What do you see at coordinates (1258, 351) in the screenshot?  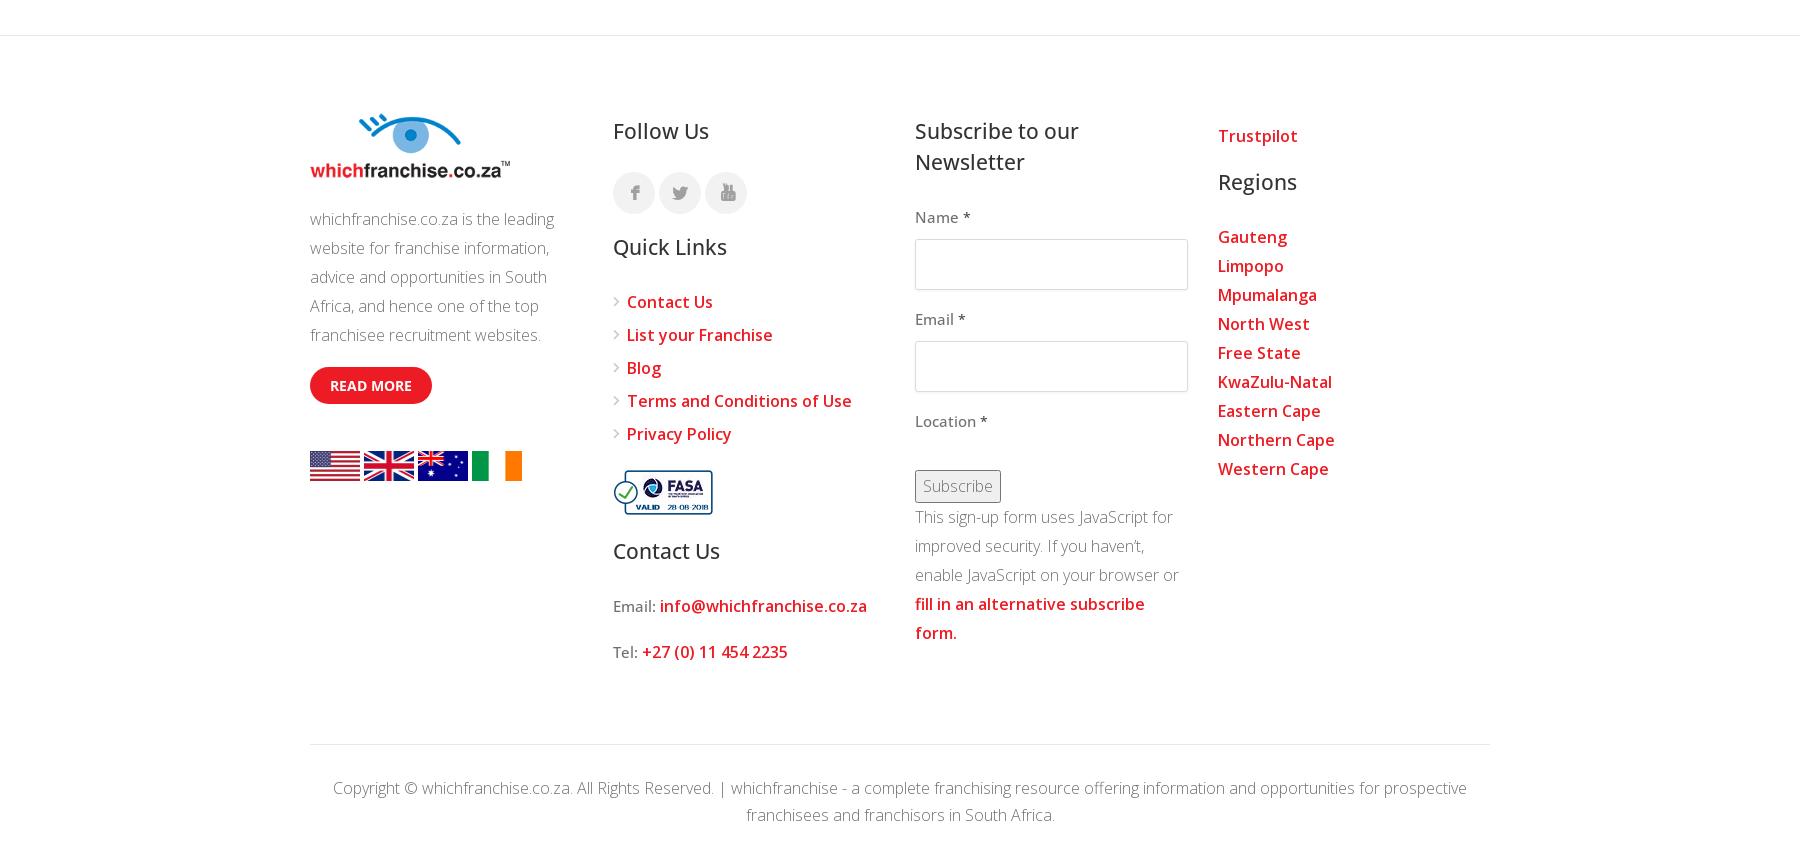 I see `'Free State'` at bounding box center [1258, 351].